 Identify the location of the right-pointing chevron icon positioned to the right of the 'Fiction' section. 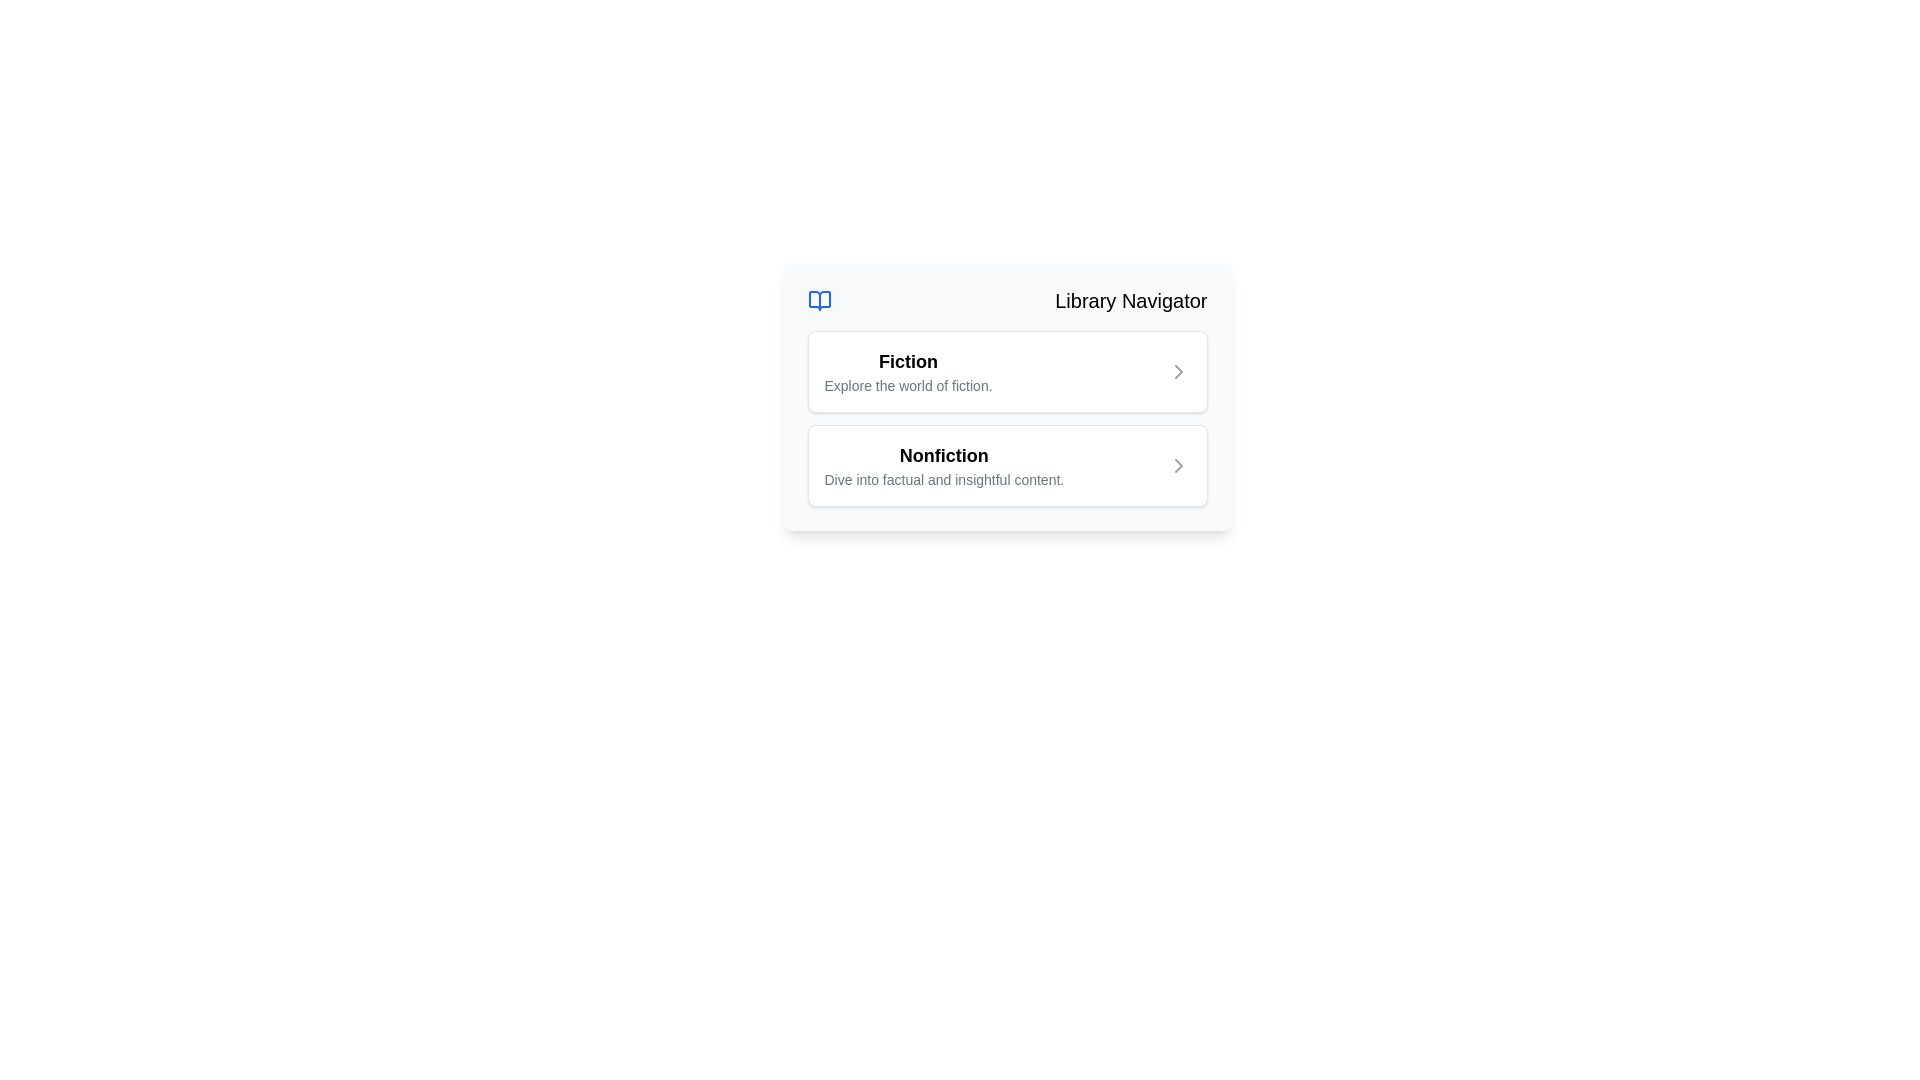
(1178, 371).